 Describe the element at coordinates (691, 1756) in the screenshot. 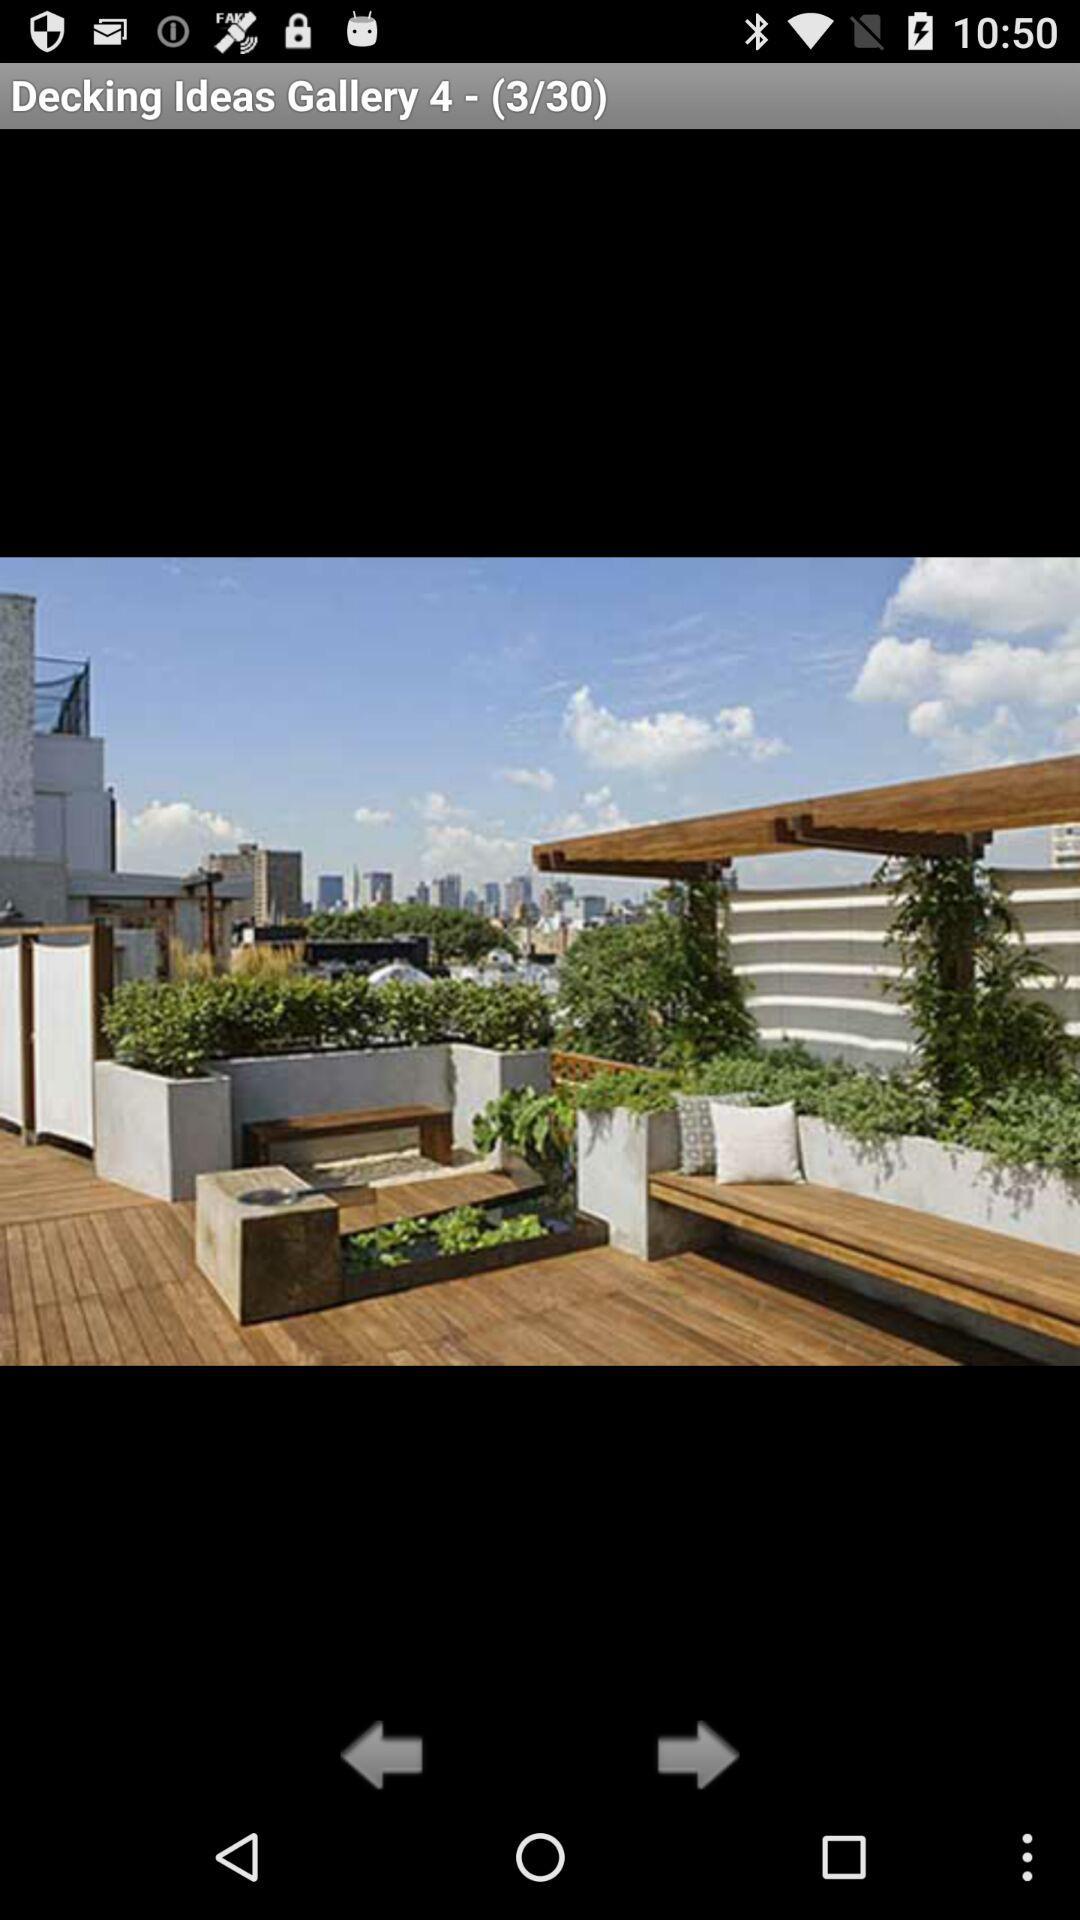

I see `the icon below decking ideas gallery icon` at that location.